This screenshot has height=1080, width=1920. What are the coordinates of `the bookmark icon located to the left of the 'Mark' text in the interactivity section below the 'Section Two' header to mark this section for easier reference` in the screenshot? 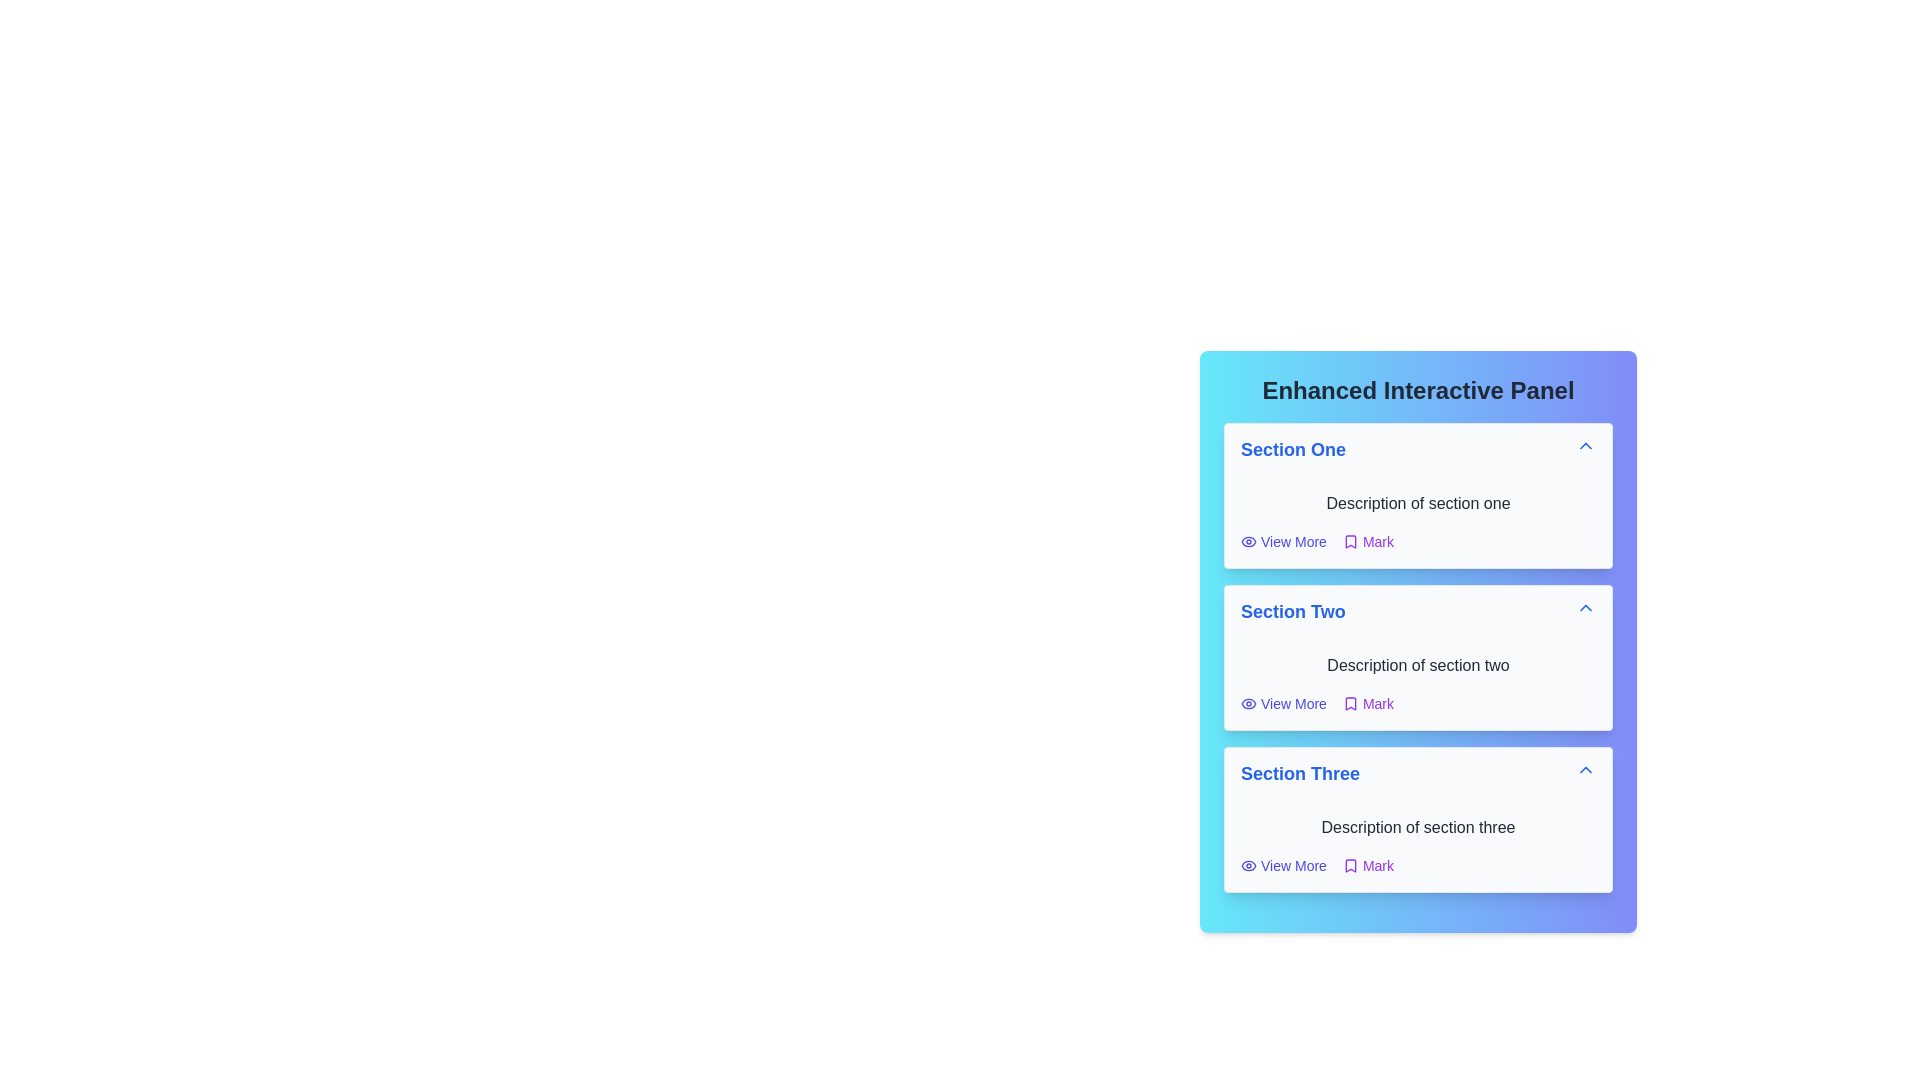 It's located at (1350, 703).